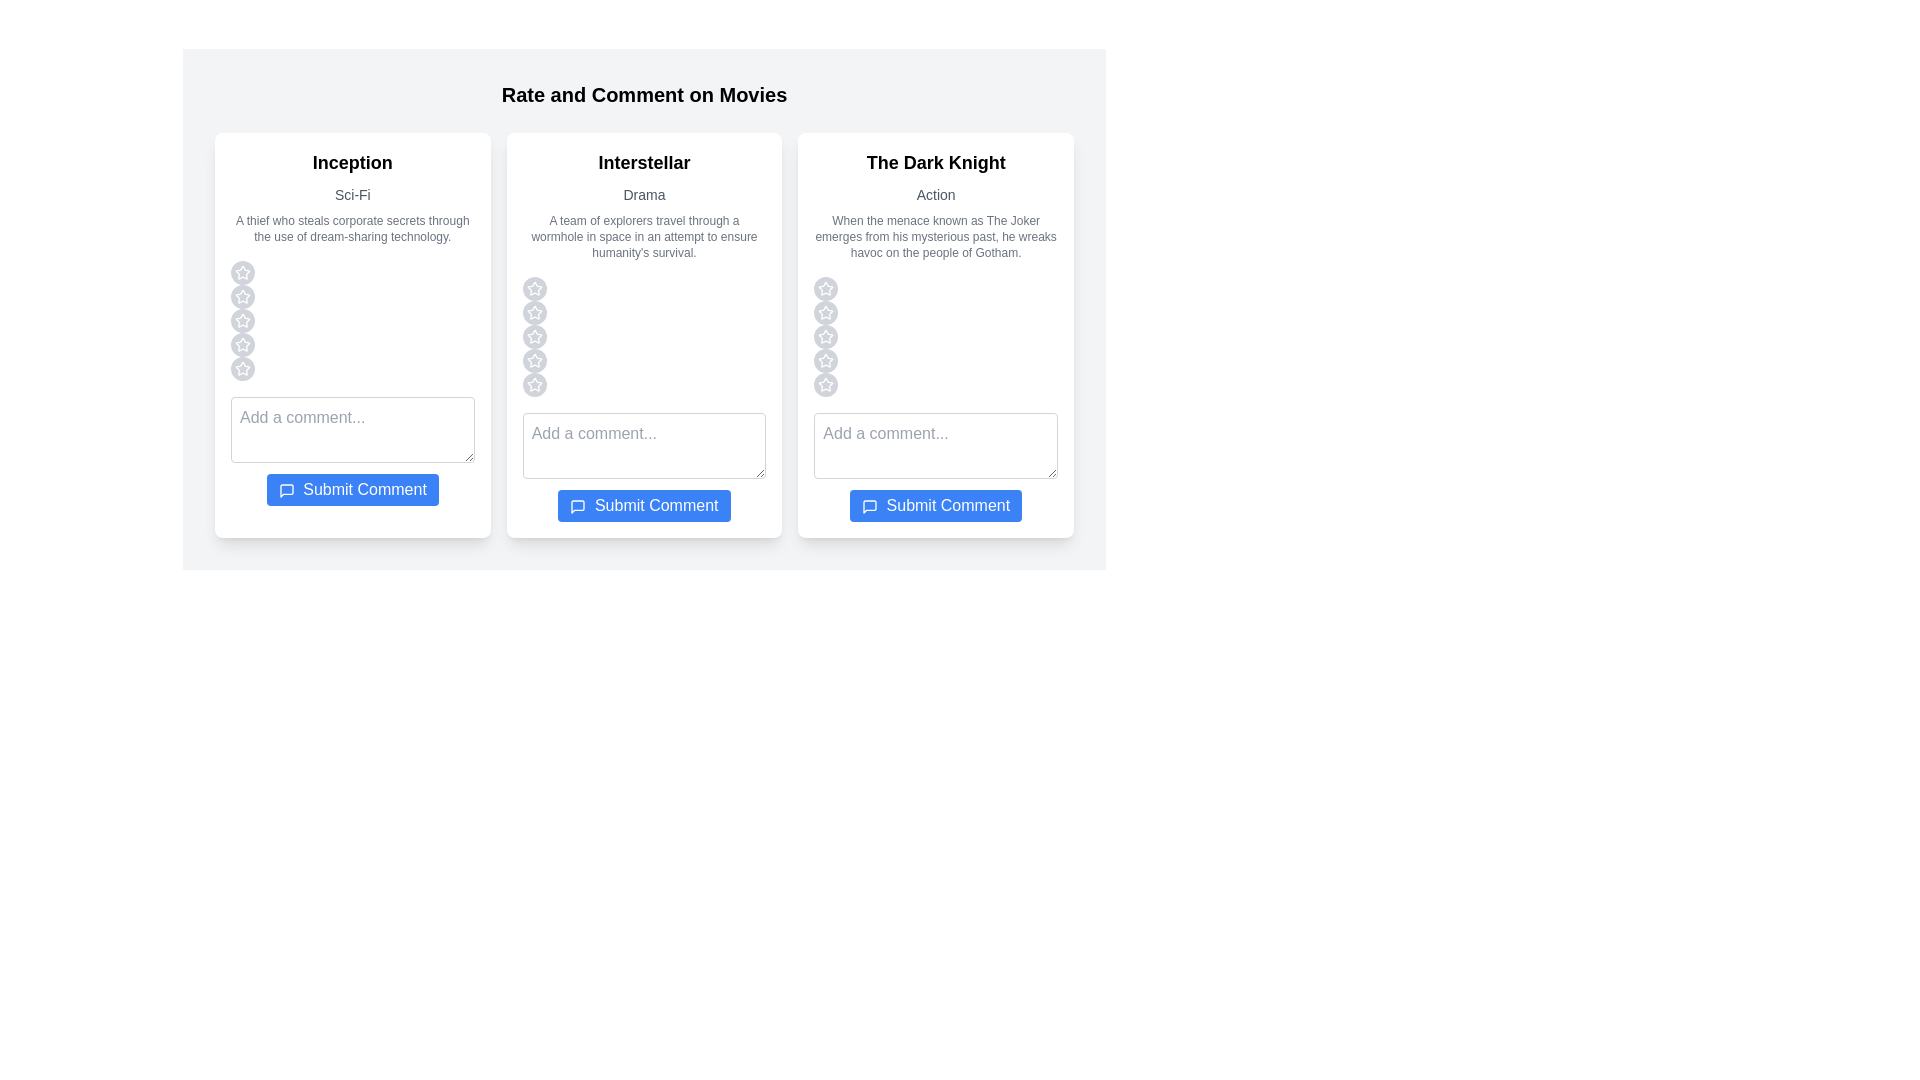 Image resolution: width=1920 pixels, height=1080 pixels. I want to click on the star corresponding to the rating 4 for the movie Interstellar, so click(533, 361).